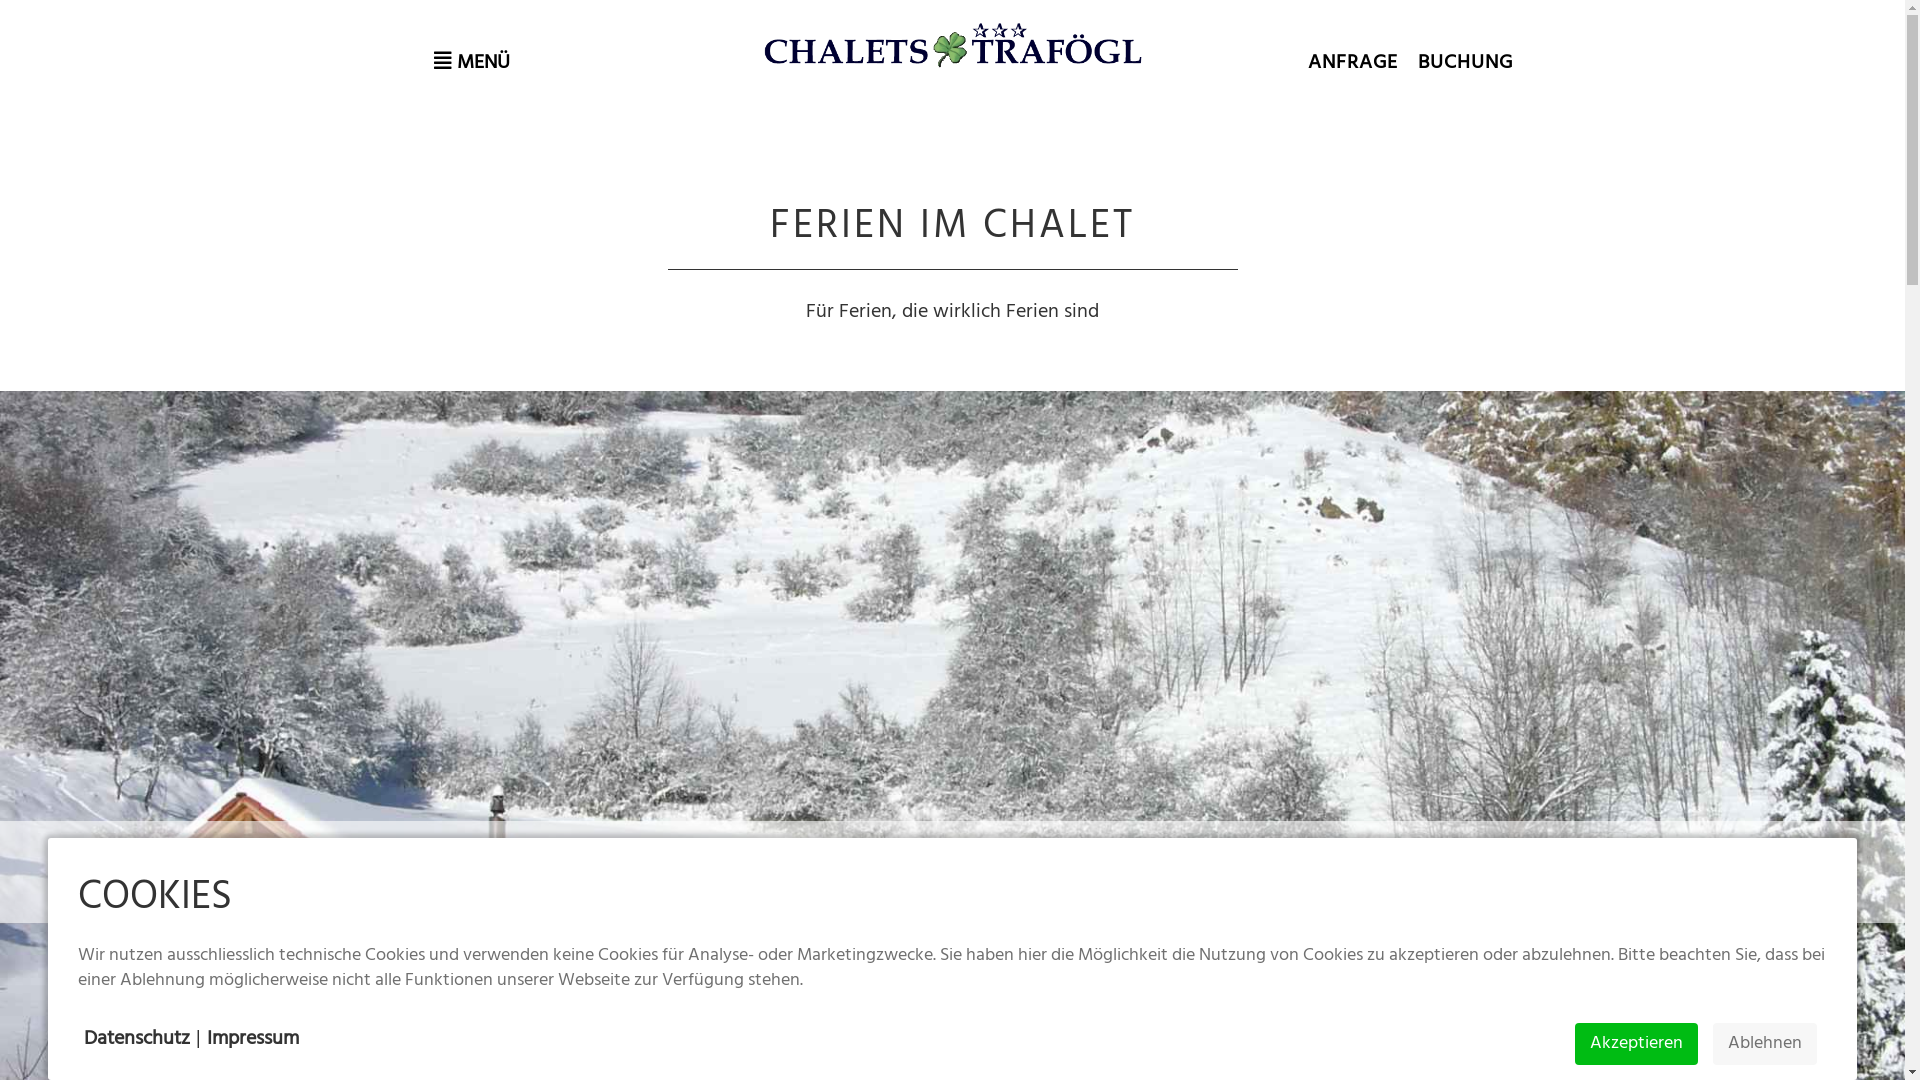 The height and width of the screenshot is (1080, 1920). What do you see at coordinates (1765, 1043) in the screenshot?
I see `'Ablehnen'` at bounding box center [1765, 1043].